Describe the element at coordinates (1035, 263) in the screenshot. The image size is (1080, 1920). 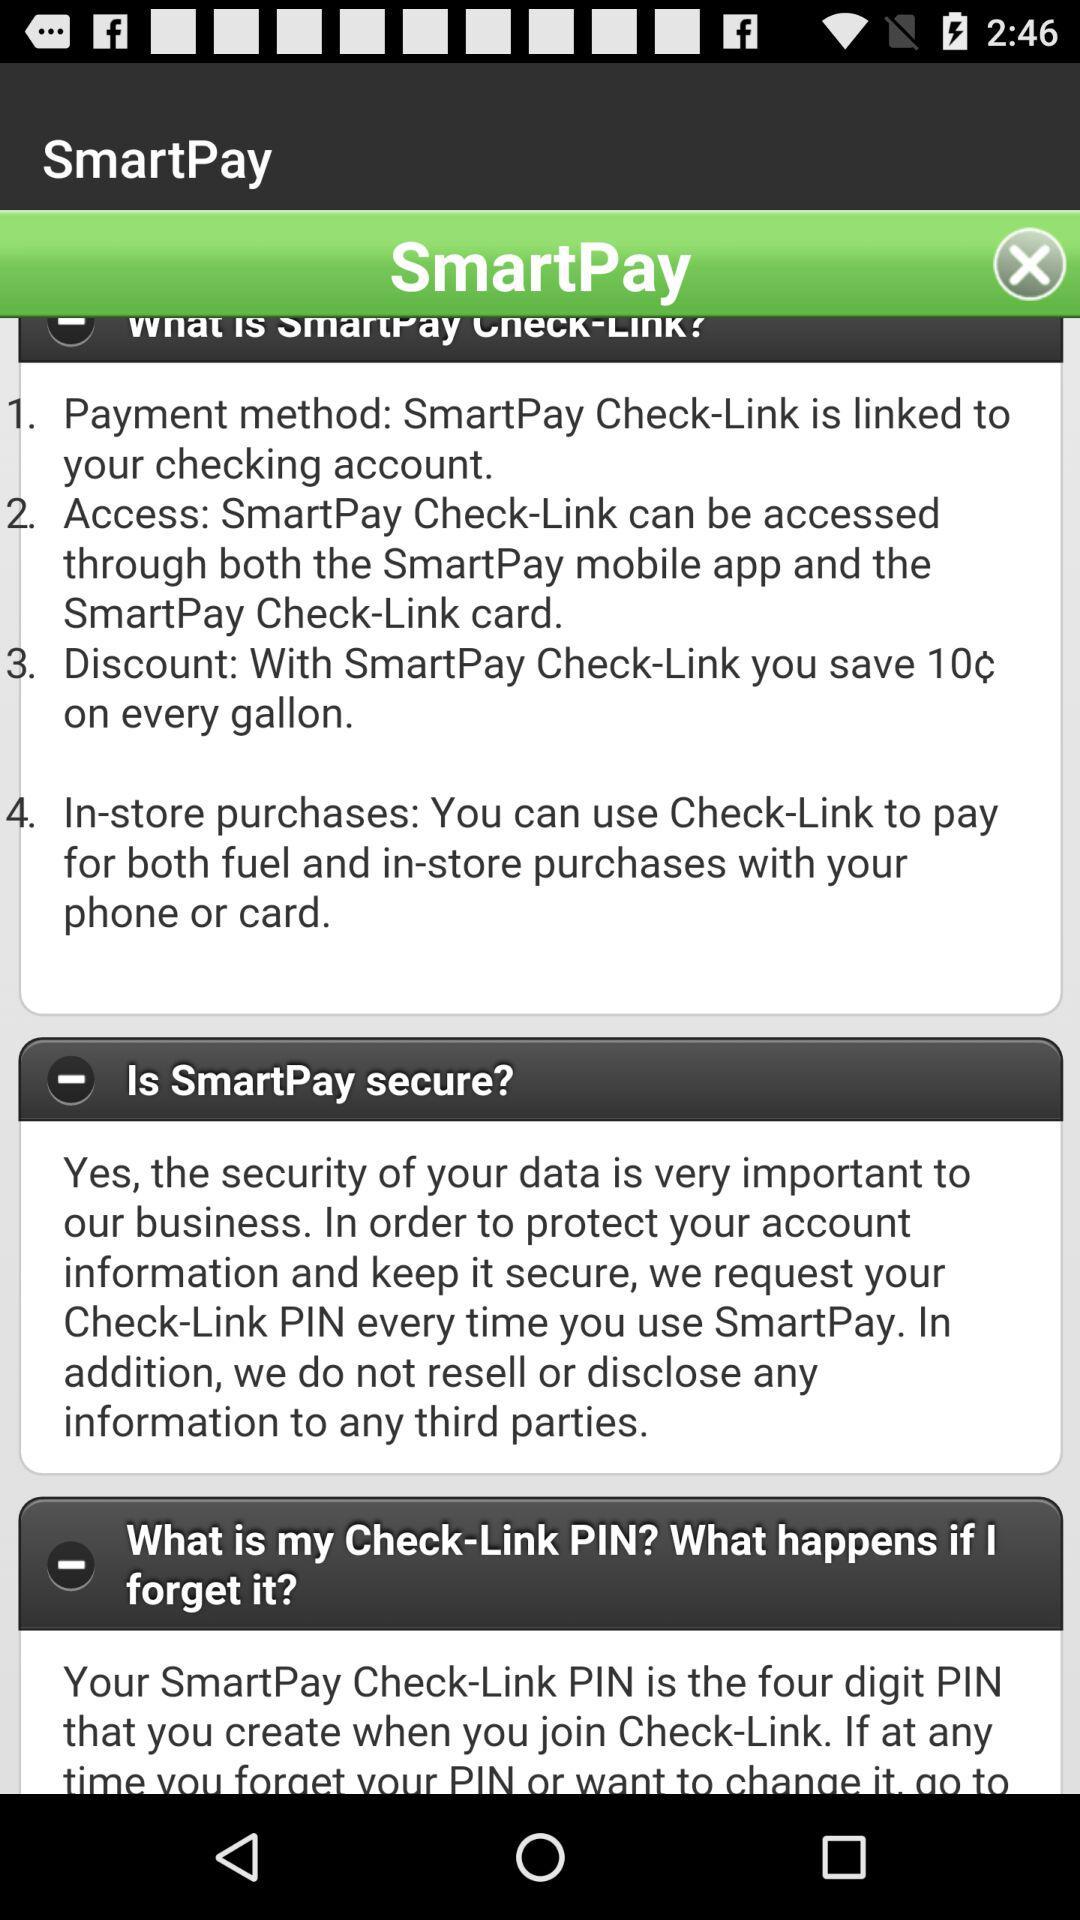
I see `page` at that location.